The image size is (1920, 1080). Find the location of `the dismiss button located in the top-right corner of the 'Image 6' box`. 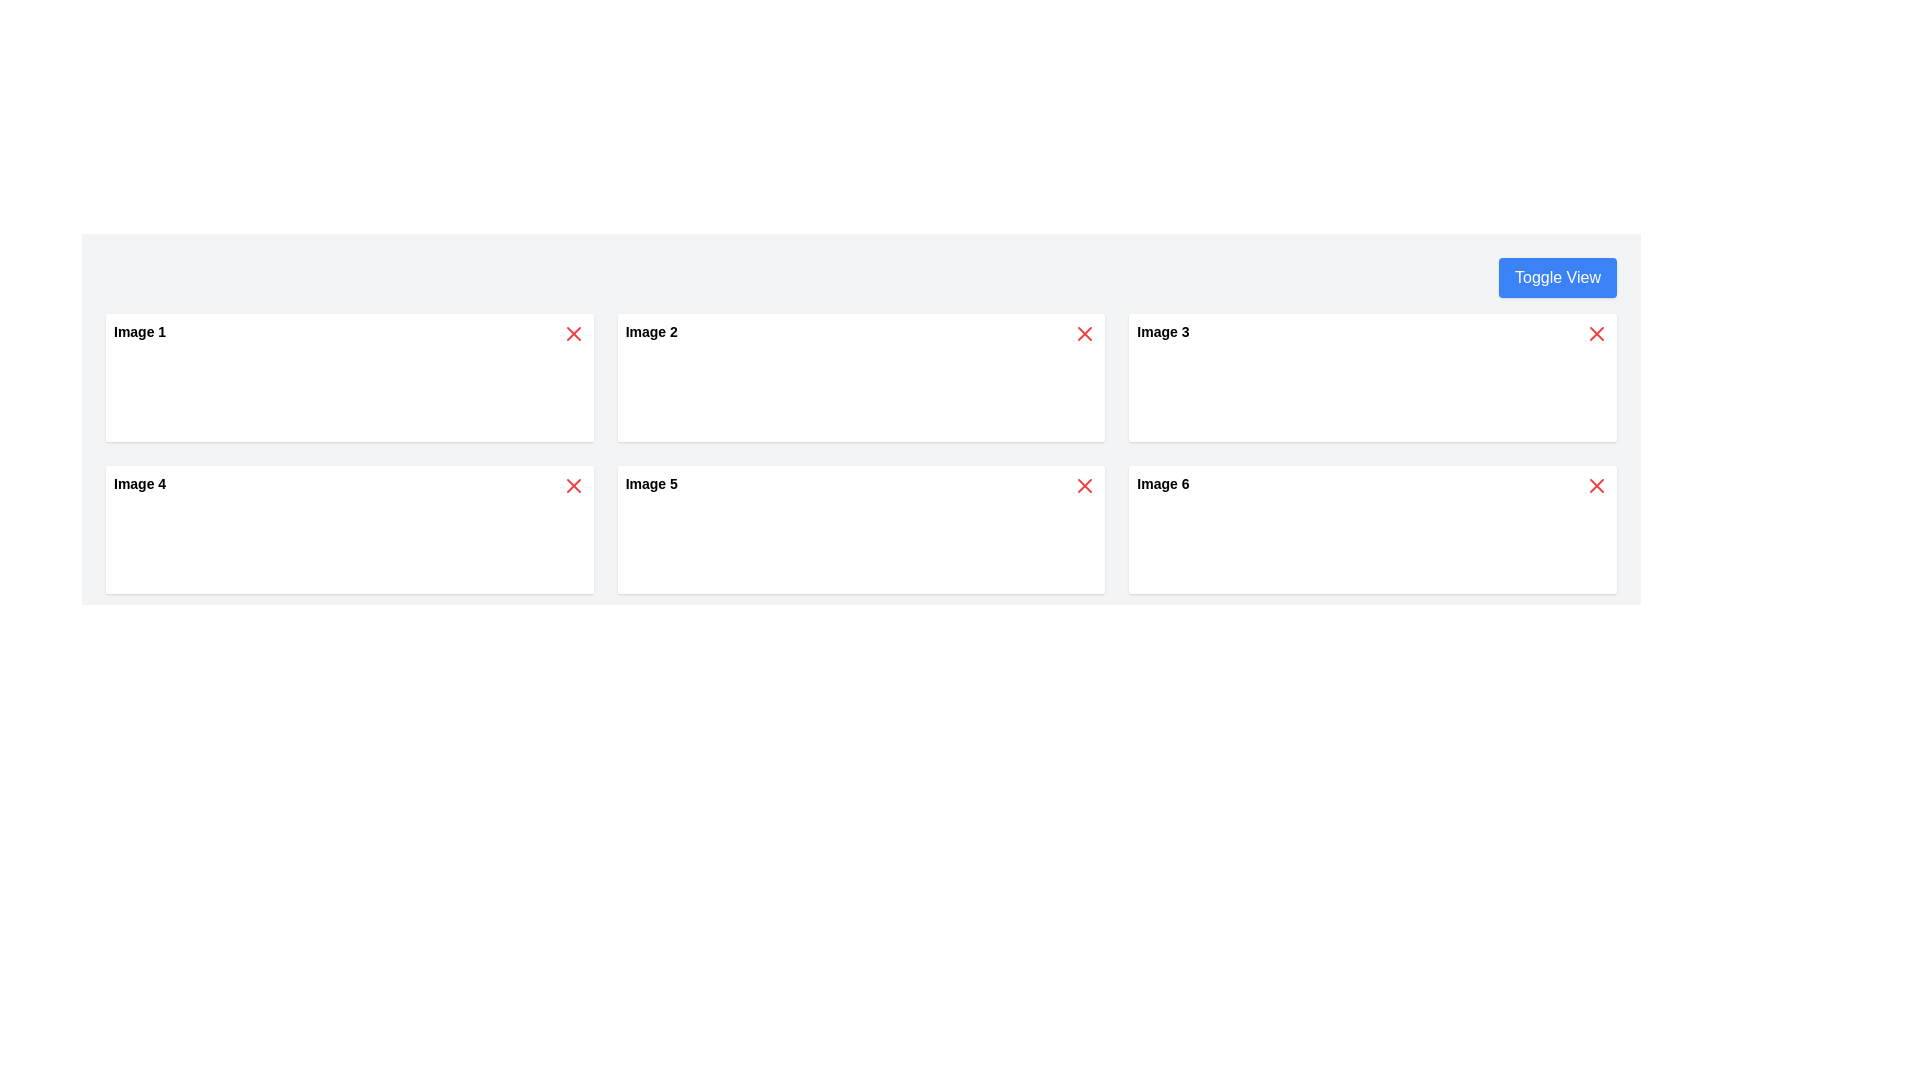

the dismiss button located in the top-right corner of the 'Image 6' box is located at coordinates (1596, 486).